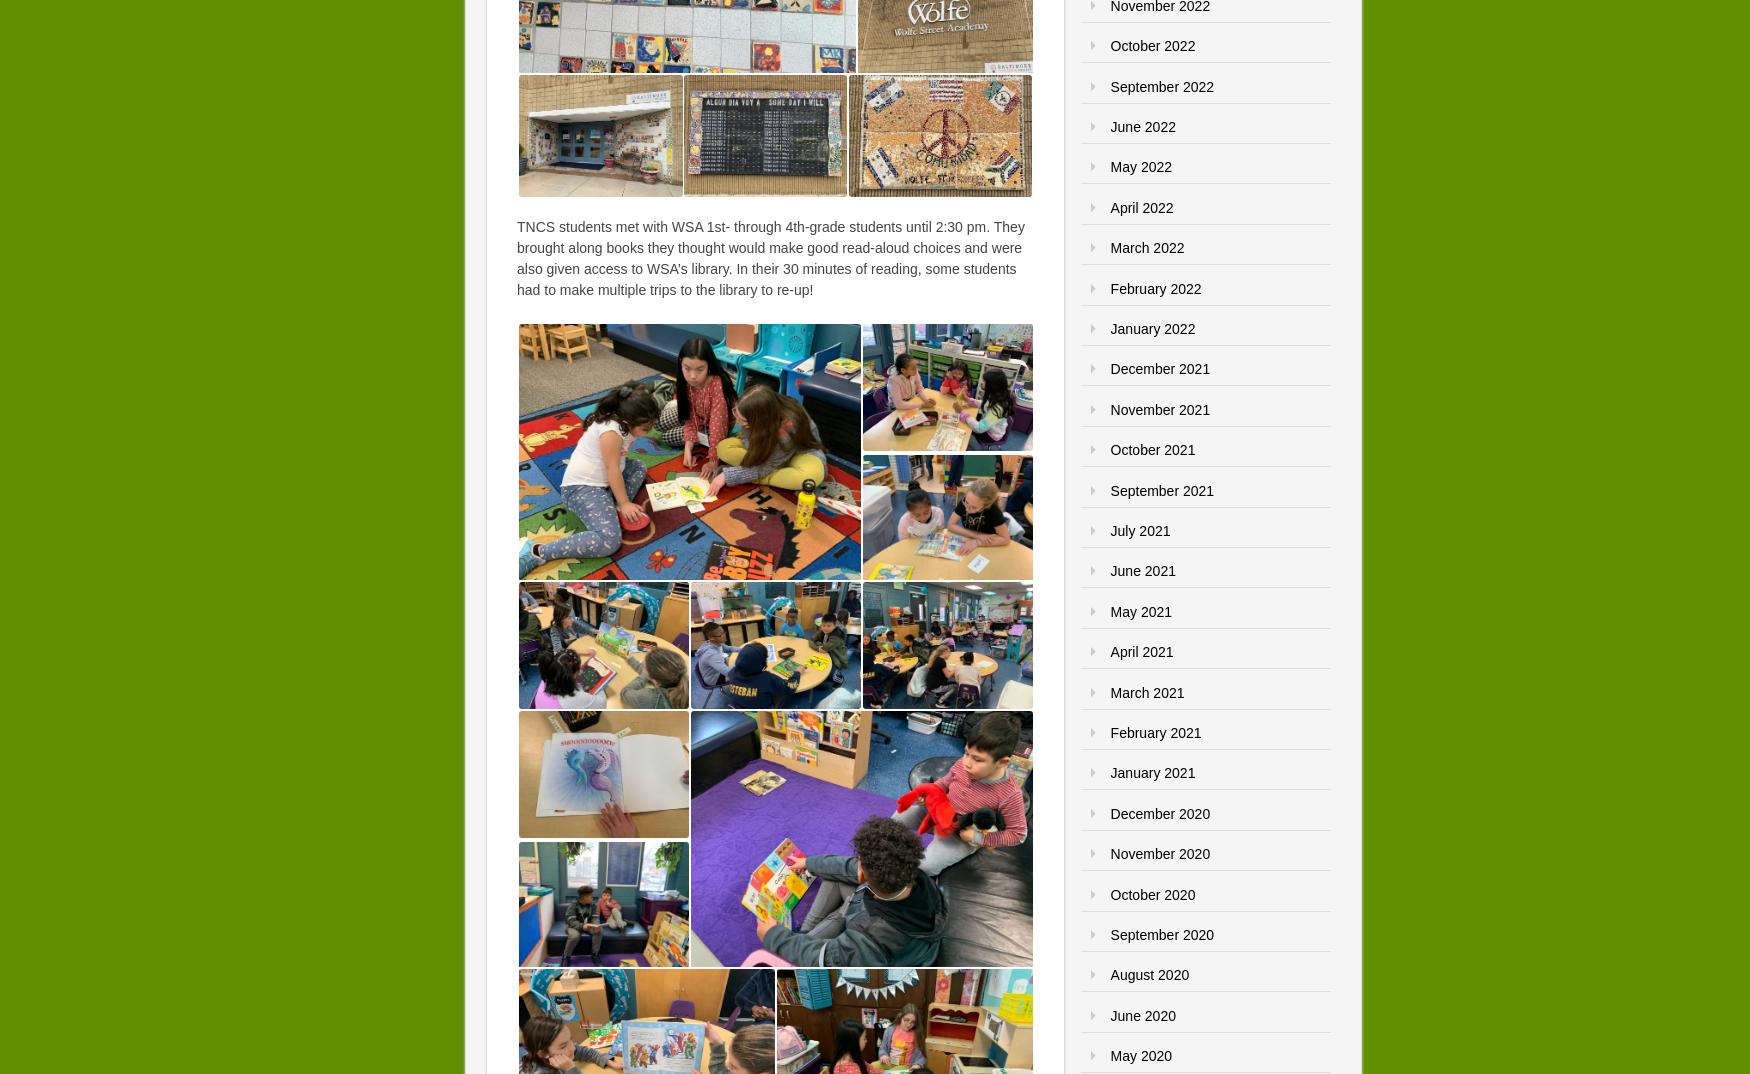 The image size is (1750, 1074). Describe the element at coordinates (1148, 973) in the screenshot. I see `'August 2020'` at that location.